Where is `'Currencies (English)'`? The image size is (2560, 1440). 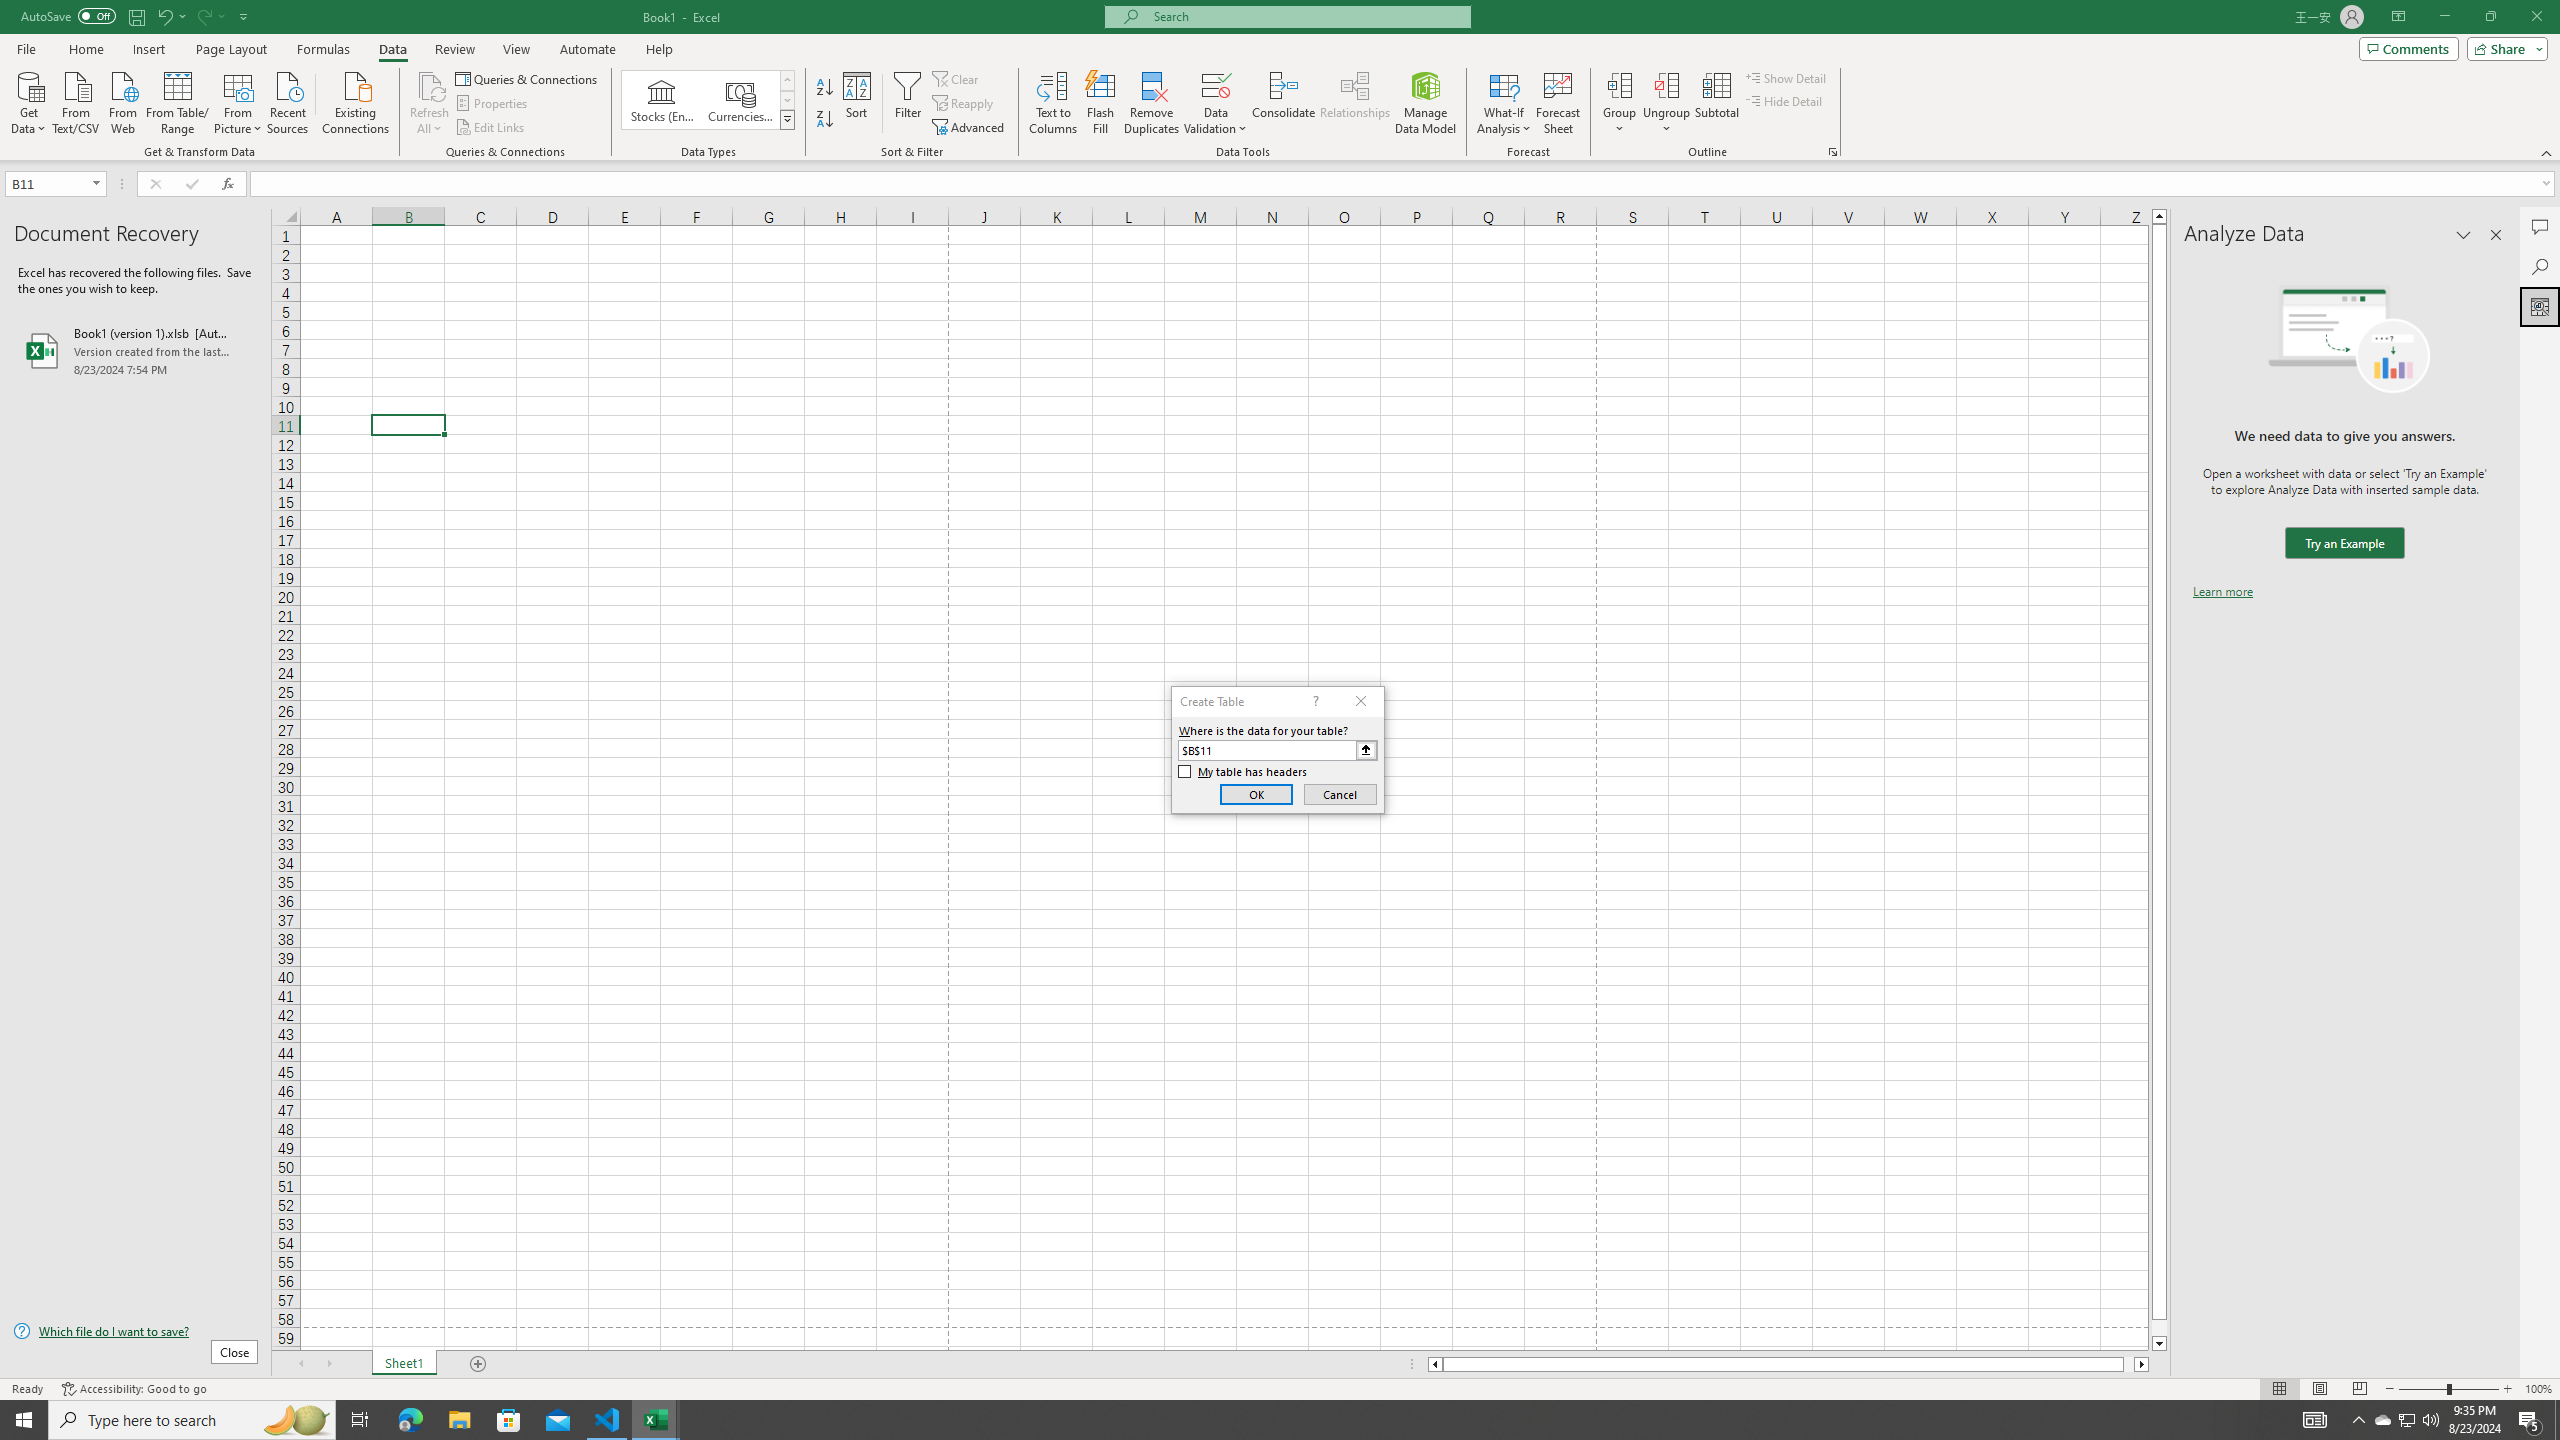
'Currencies (English)' is located at coordinates (738, 99).